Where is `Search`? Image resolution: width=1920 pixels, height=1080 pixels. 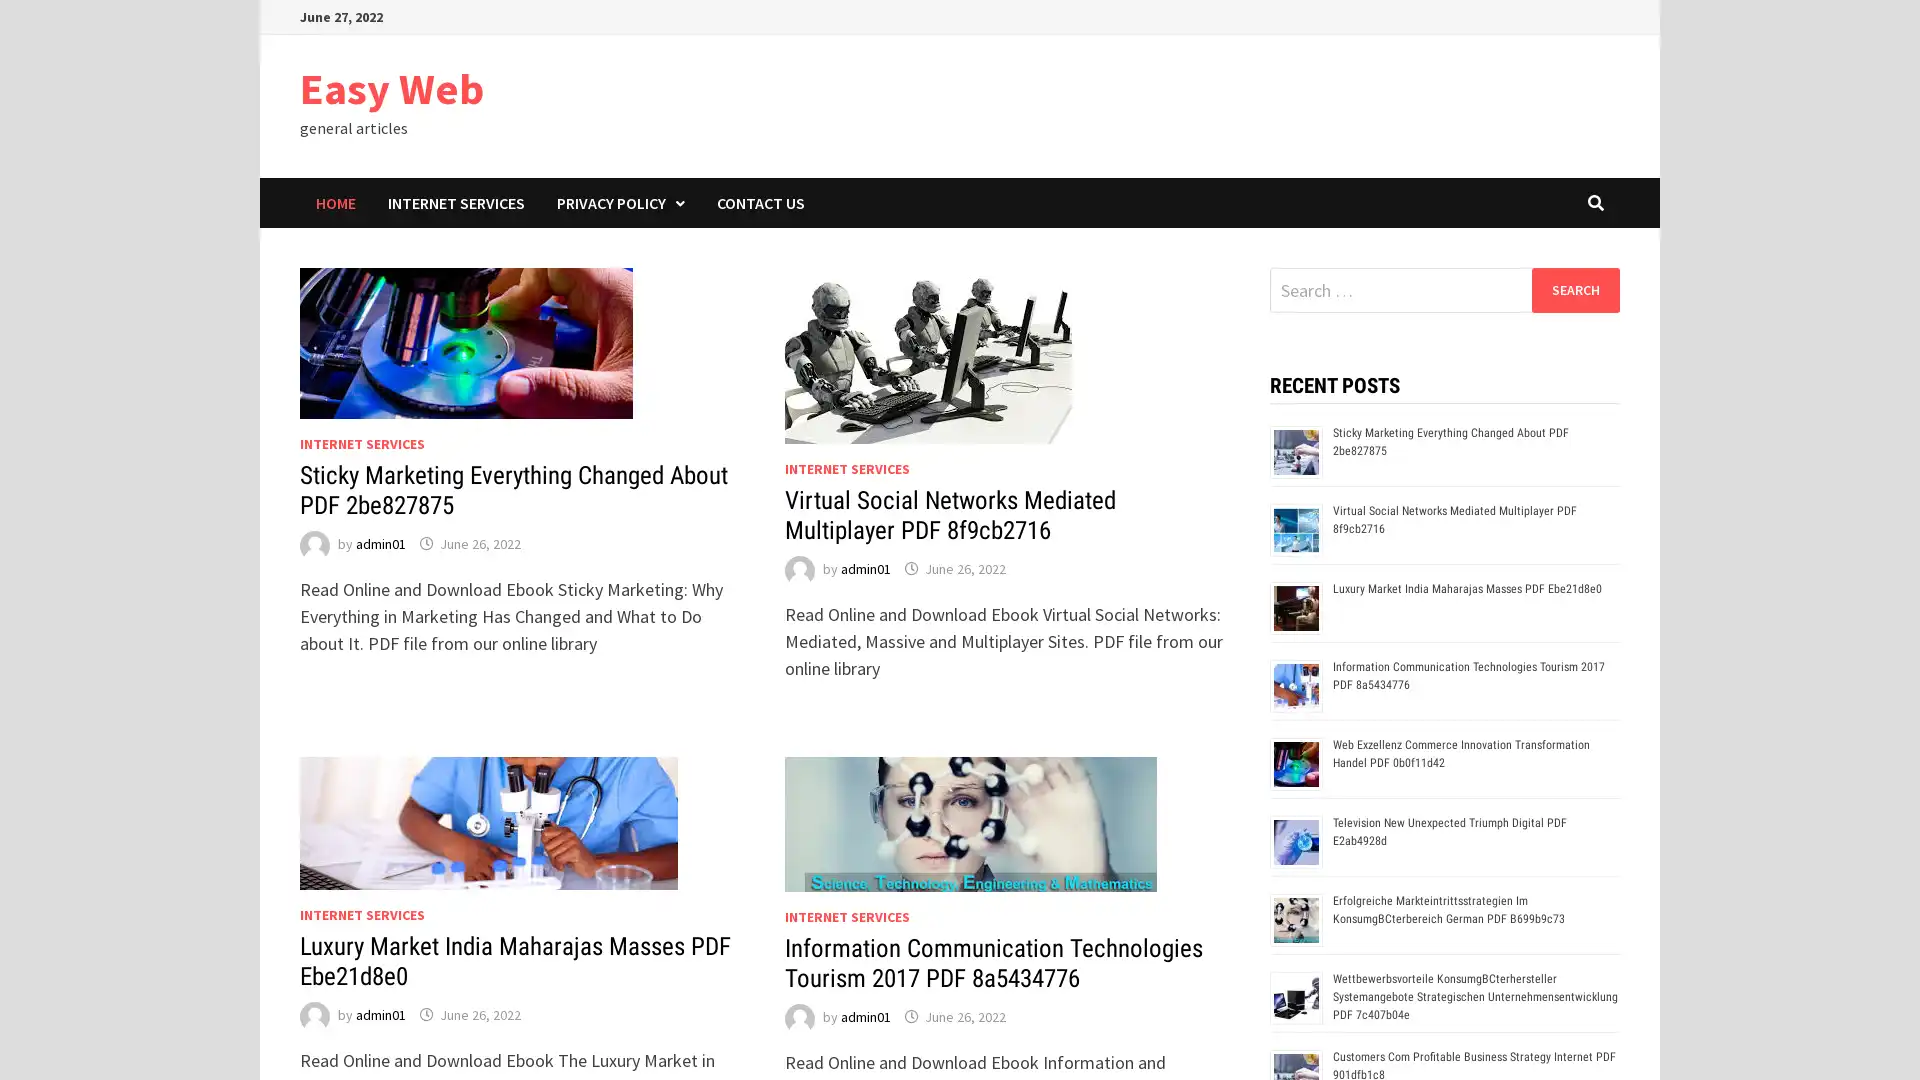
Search is located at coordinates (1574, 289).